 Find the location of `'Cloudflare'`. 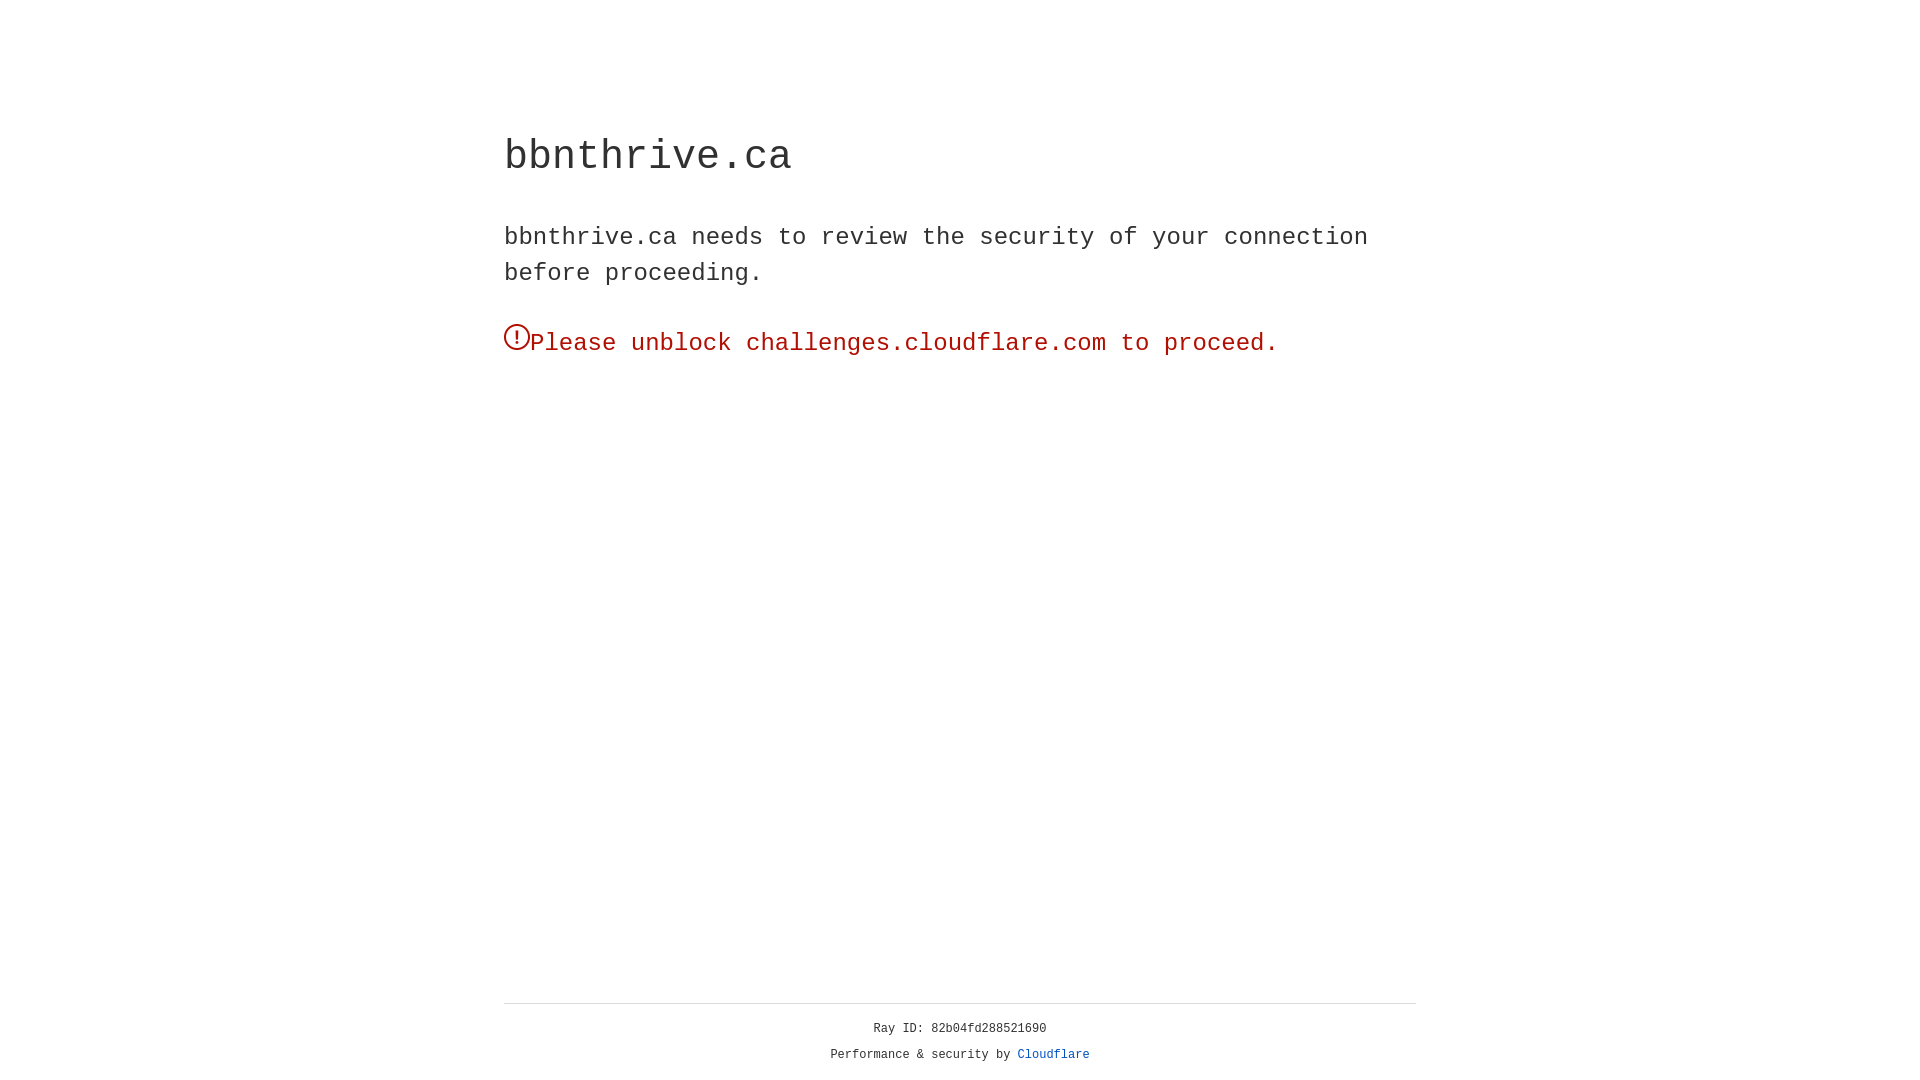

'Cloudflare' is located at coordinates (1017, 1054).